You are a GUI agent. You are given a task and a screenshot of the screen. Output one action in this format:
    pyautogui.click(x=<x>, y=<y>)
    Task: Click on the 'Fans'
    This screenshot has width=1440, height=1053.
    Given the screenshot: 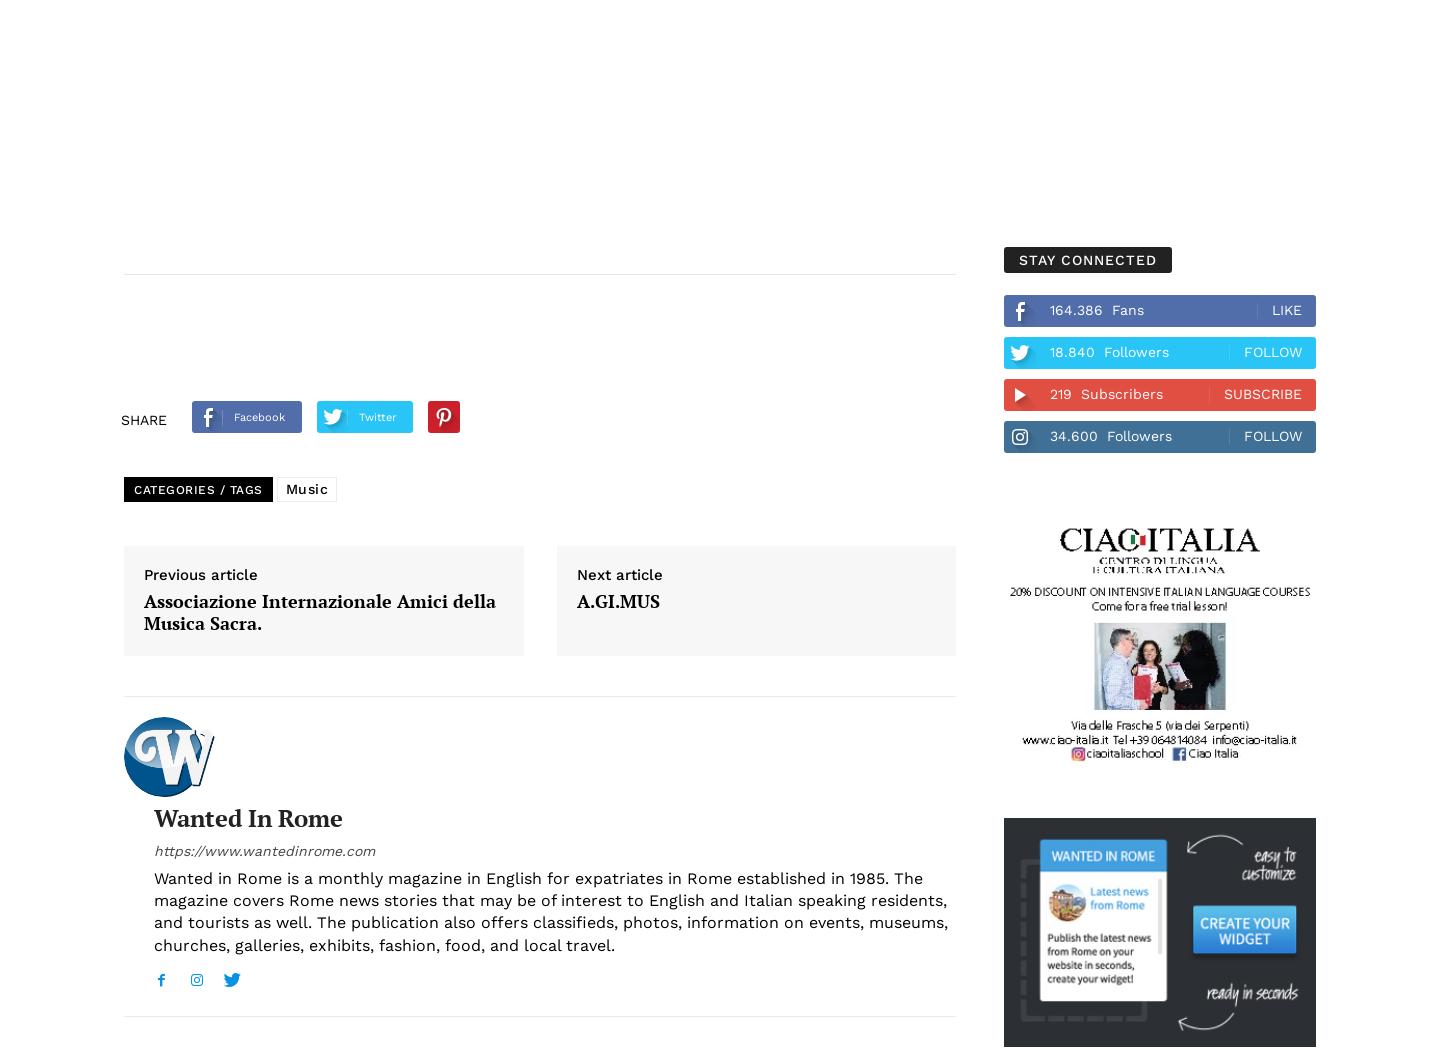 What is the action you would take?
    pyautogui.click(x=1126, y=308)
    